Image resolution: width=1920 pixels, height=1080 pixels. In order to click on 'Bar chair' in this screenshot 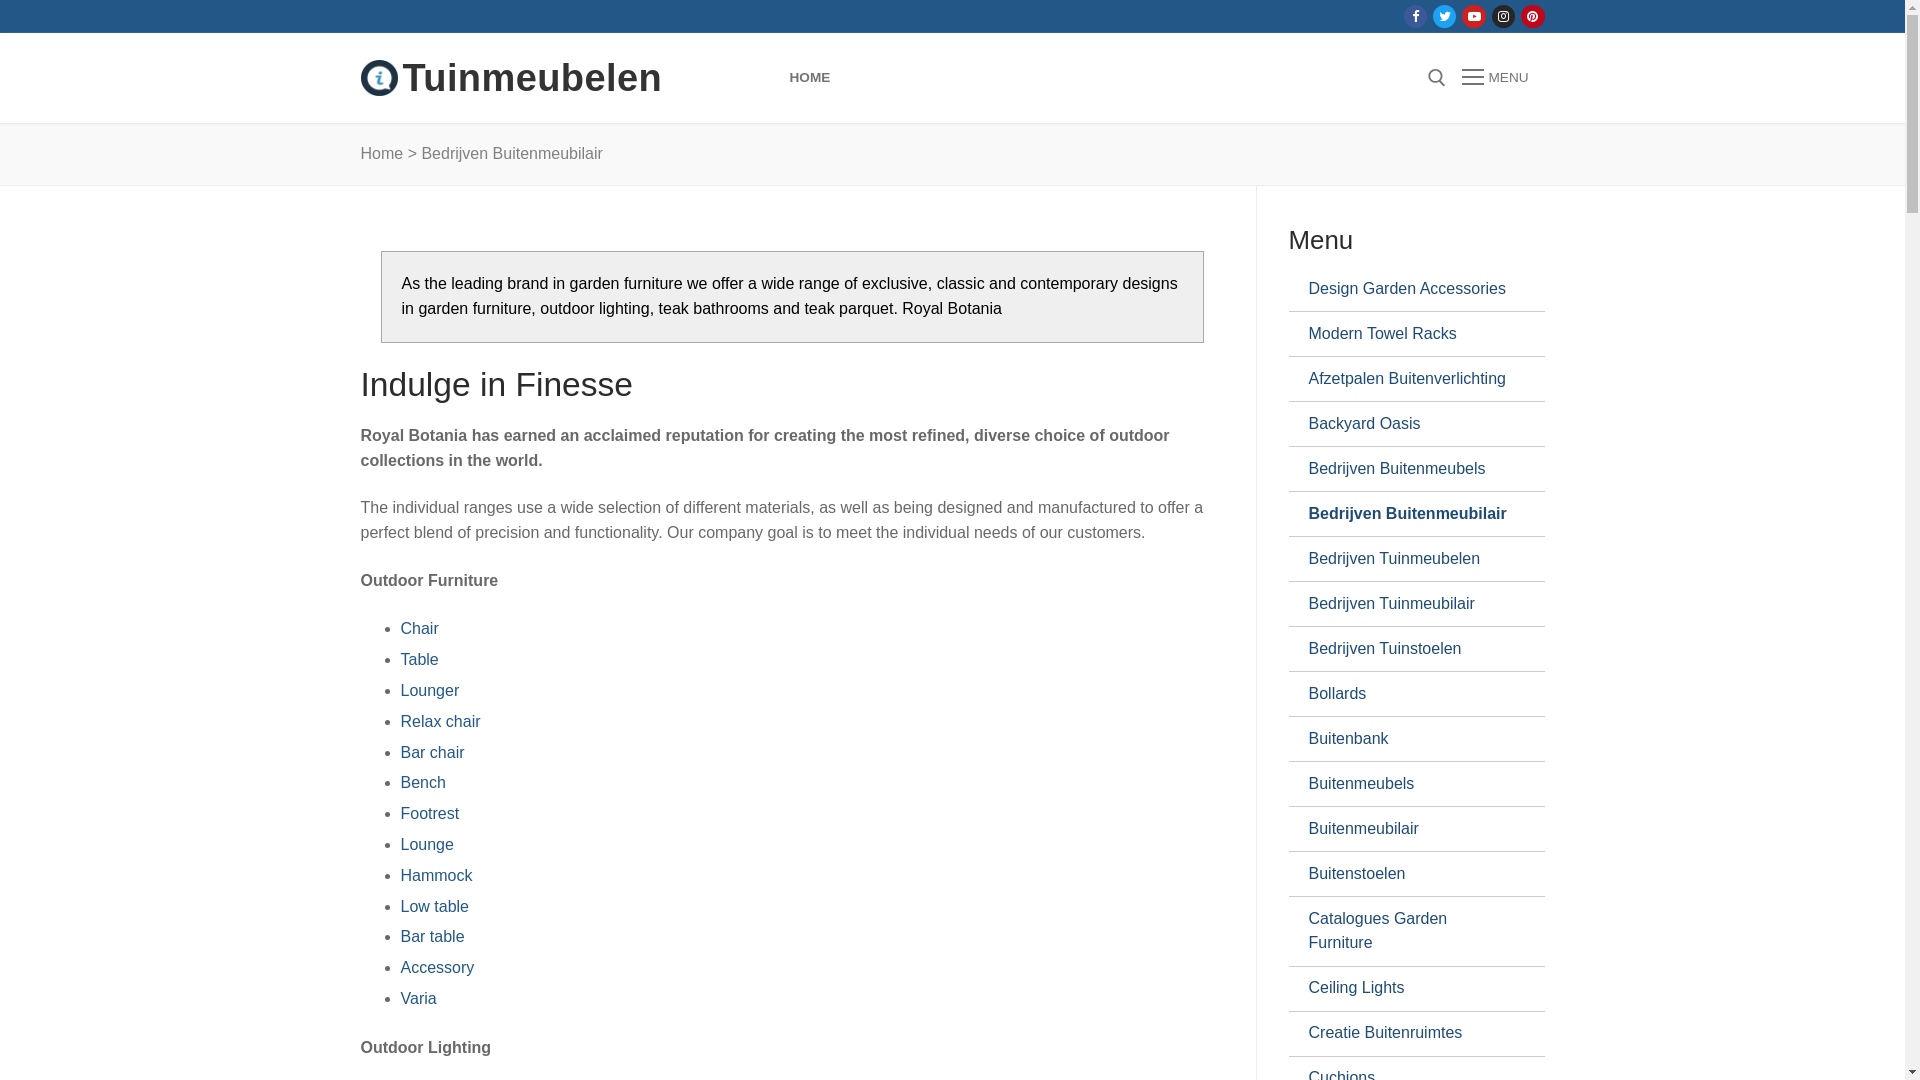, I will do `click(431, 752)`.